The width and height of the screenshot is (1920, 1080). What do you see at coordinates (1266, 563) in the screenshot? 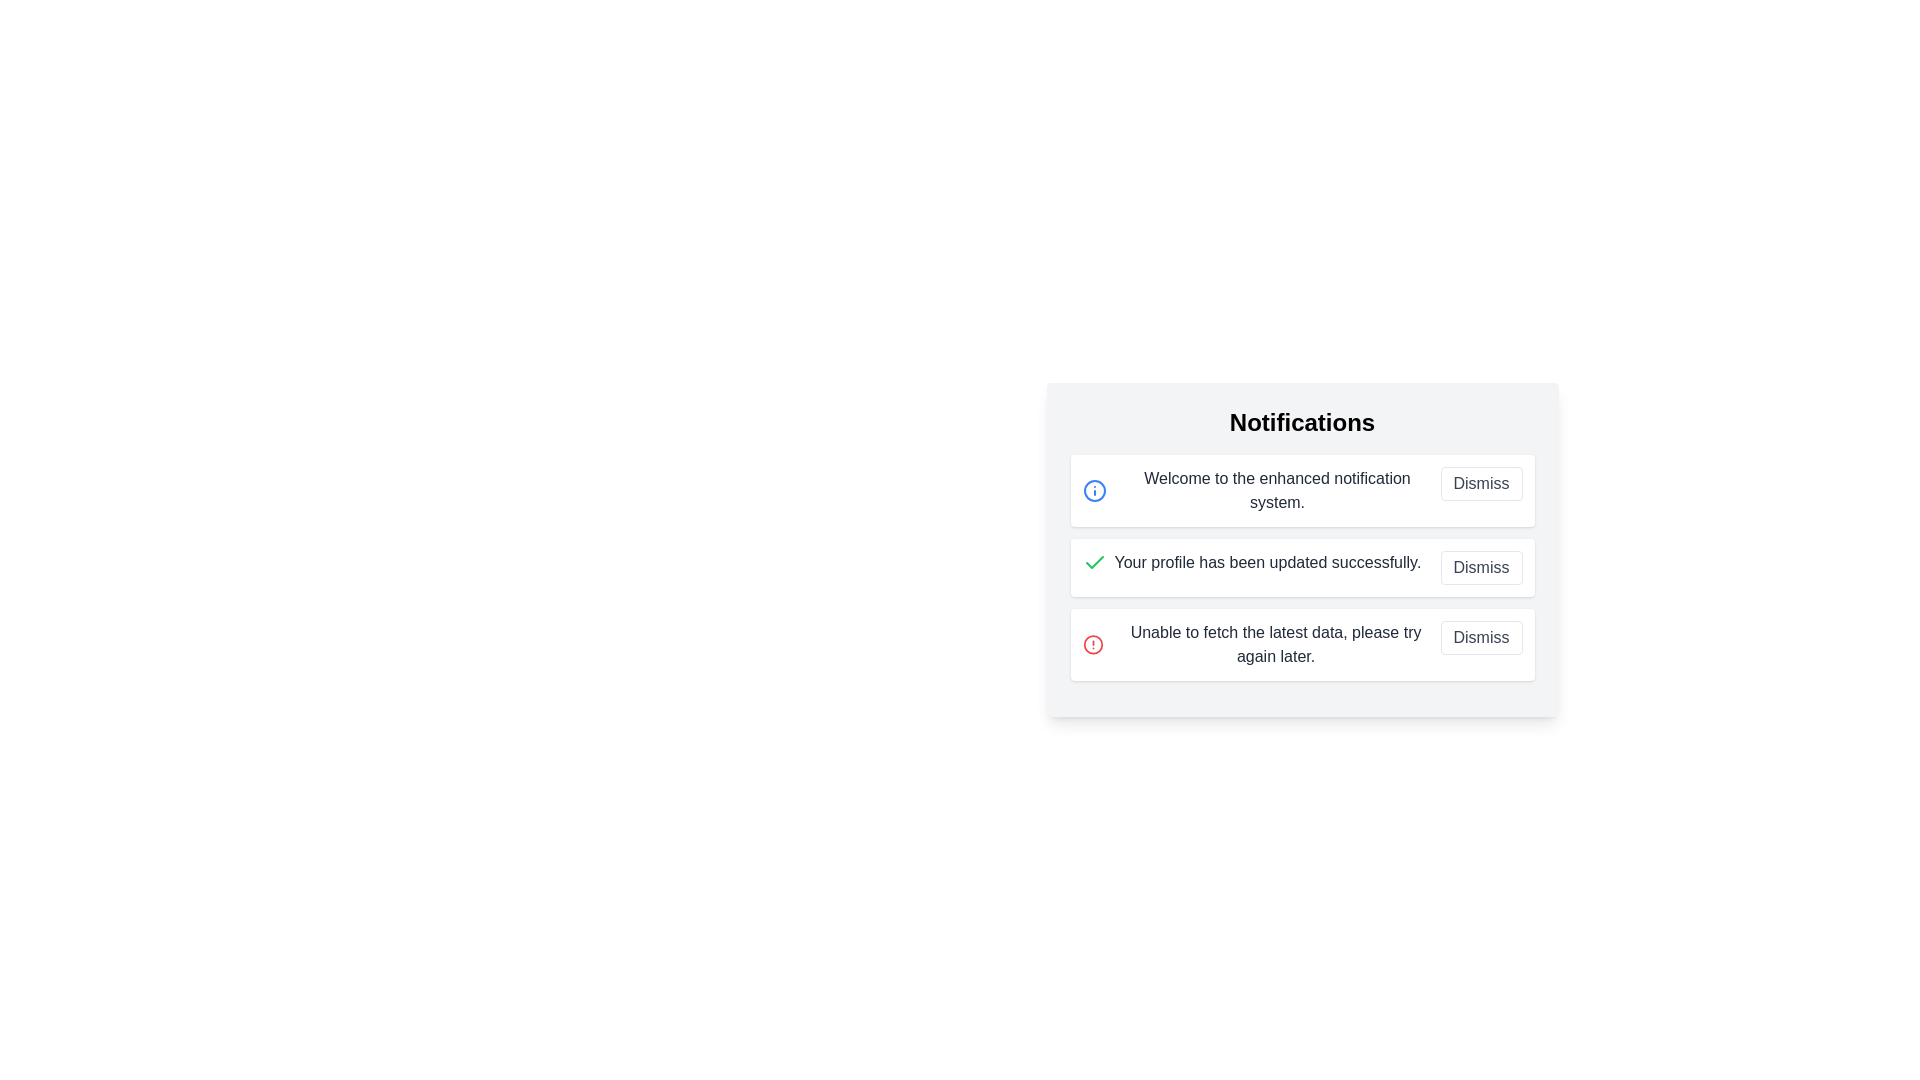
I see `the confirmation message indicating a successful profile update, which is the second notification in the list within the notification card` at bounding box center [1266, 563].